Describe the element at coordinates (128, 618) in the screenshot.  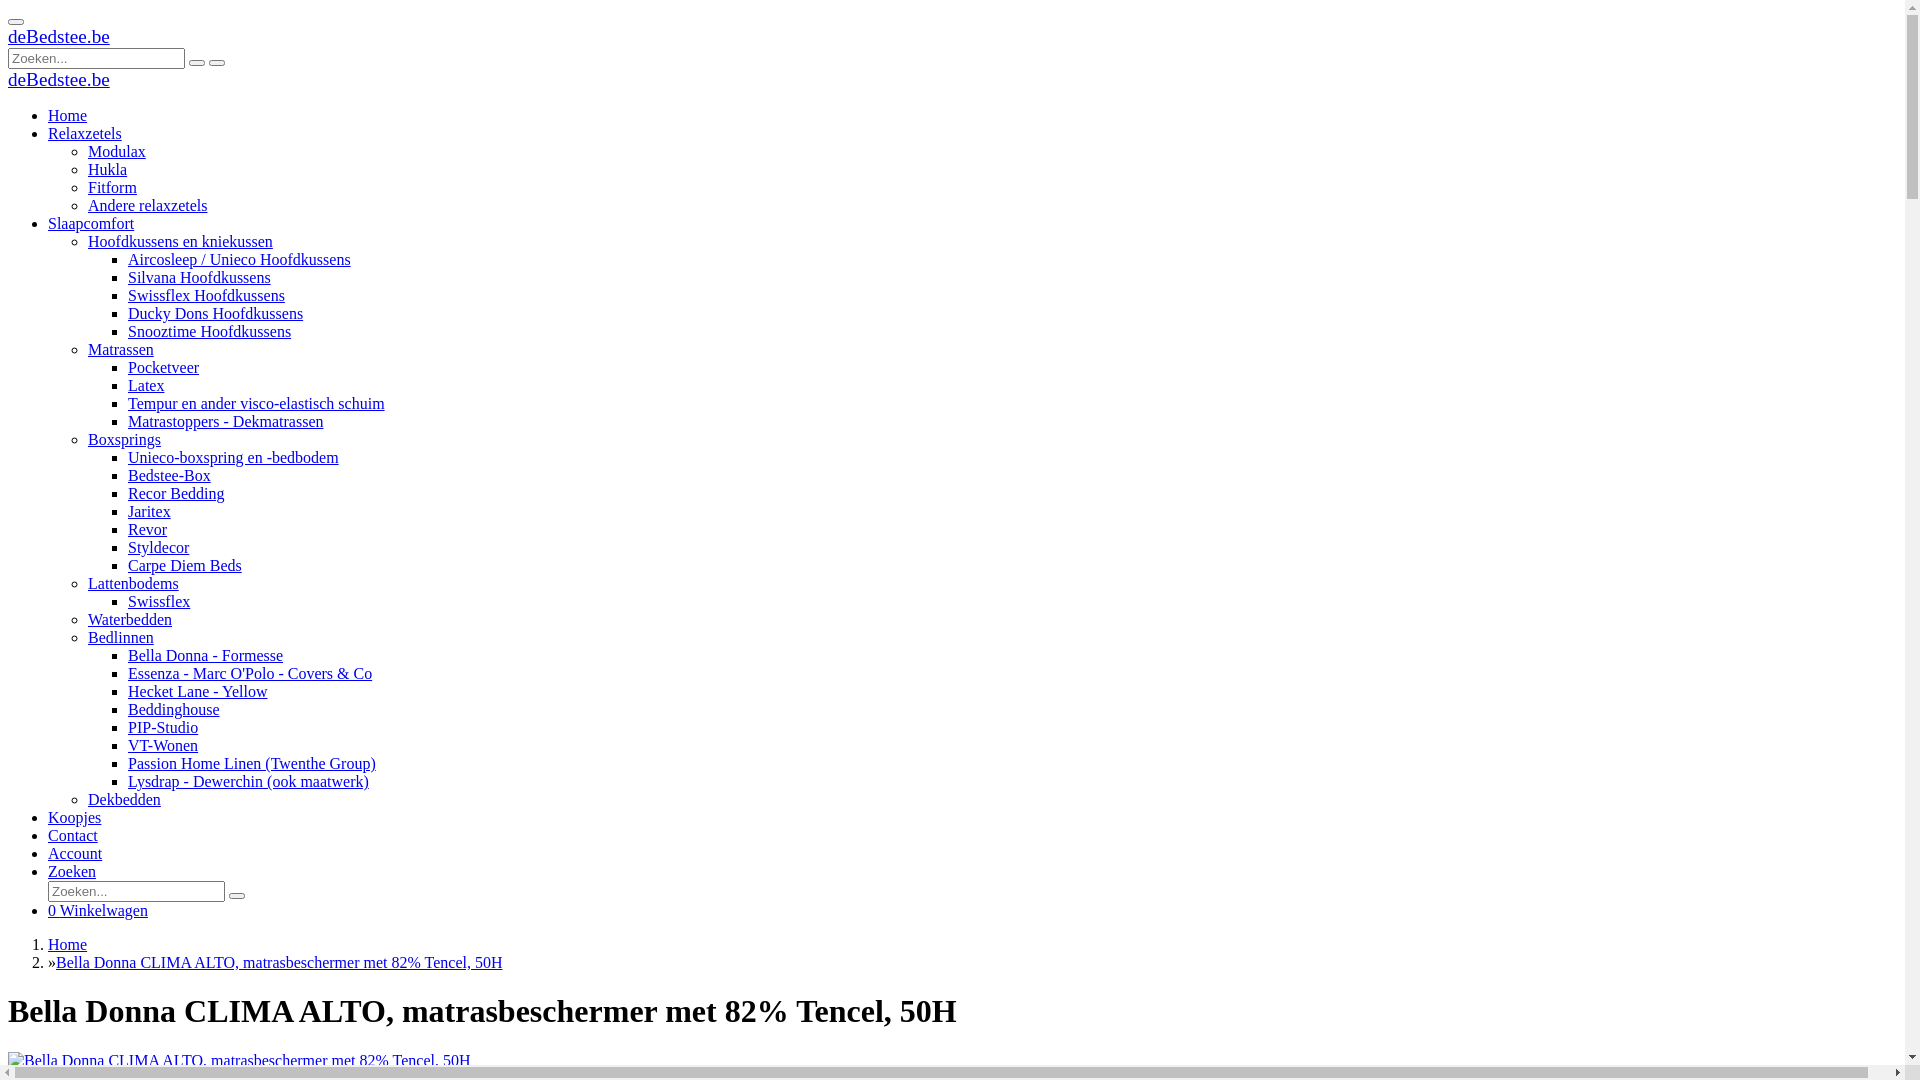
I see `'Waterbedden'` at that location.